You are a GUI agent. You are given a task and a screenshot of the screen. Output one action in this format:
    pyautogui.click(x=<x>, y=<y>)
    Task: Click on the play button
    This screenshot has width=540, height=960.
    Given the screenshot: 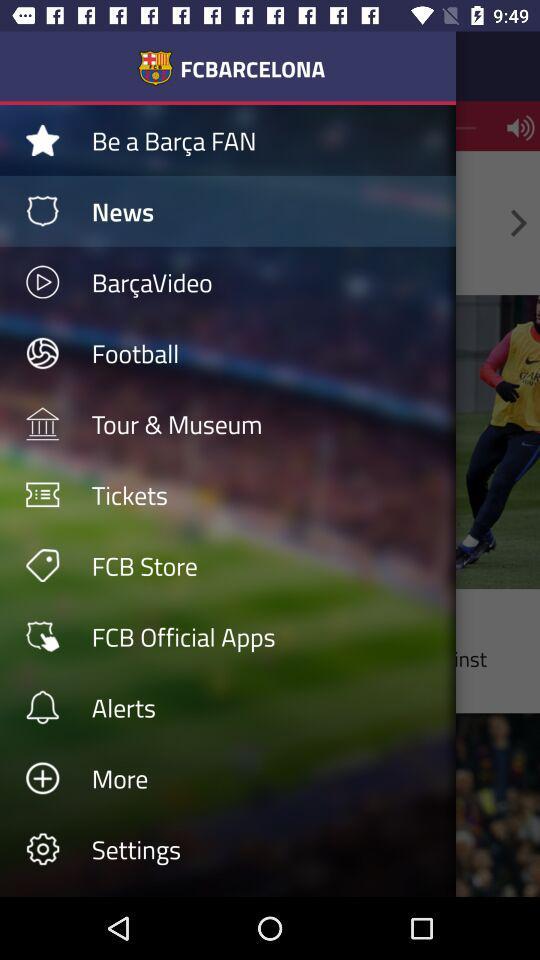 What is the action you would take?
    pyautogui.click(x=42, y=281)
    